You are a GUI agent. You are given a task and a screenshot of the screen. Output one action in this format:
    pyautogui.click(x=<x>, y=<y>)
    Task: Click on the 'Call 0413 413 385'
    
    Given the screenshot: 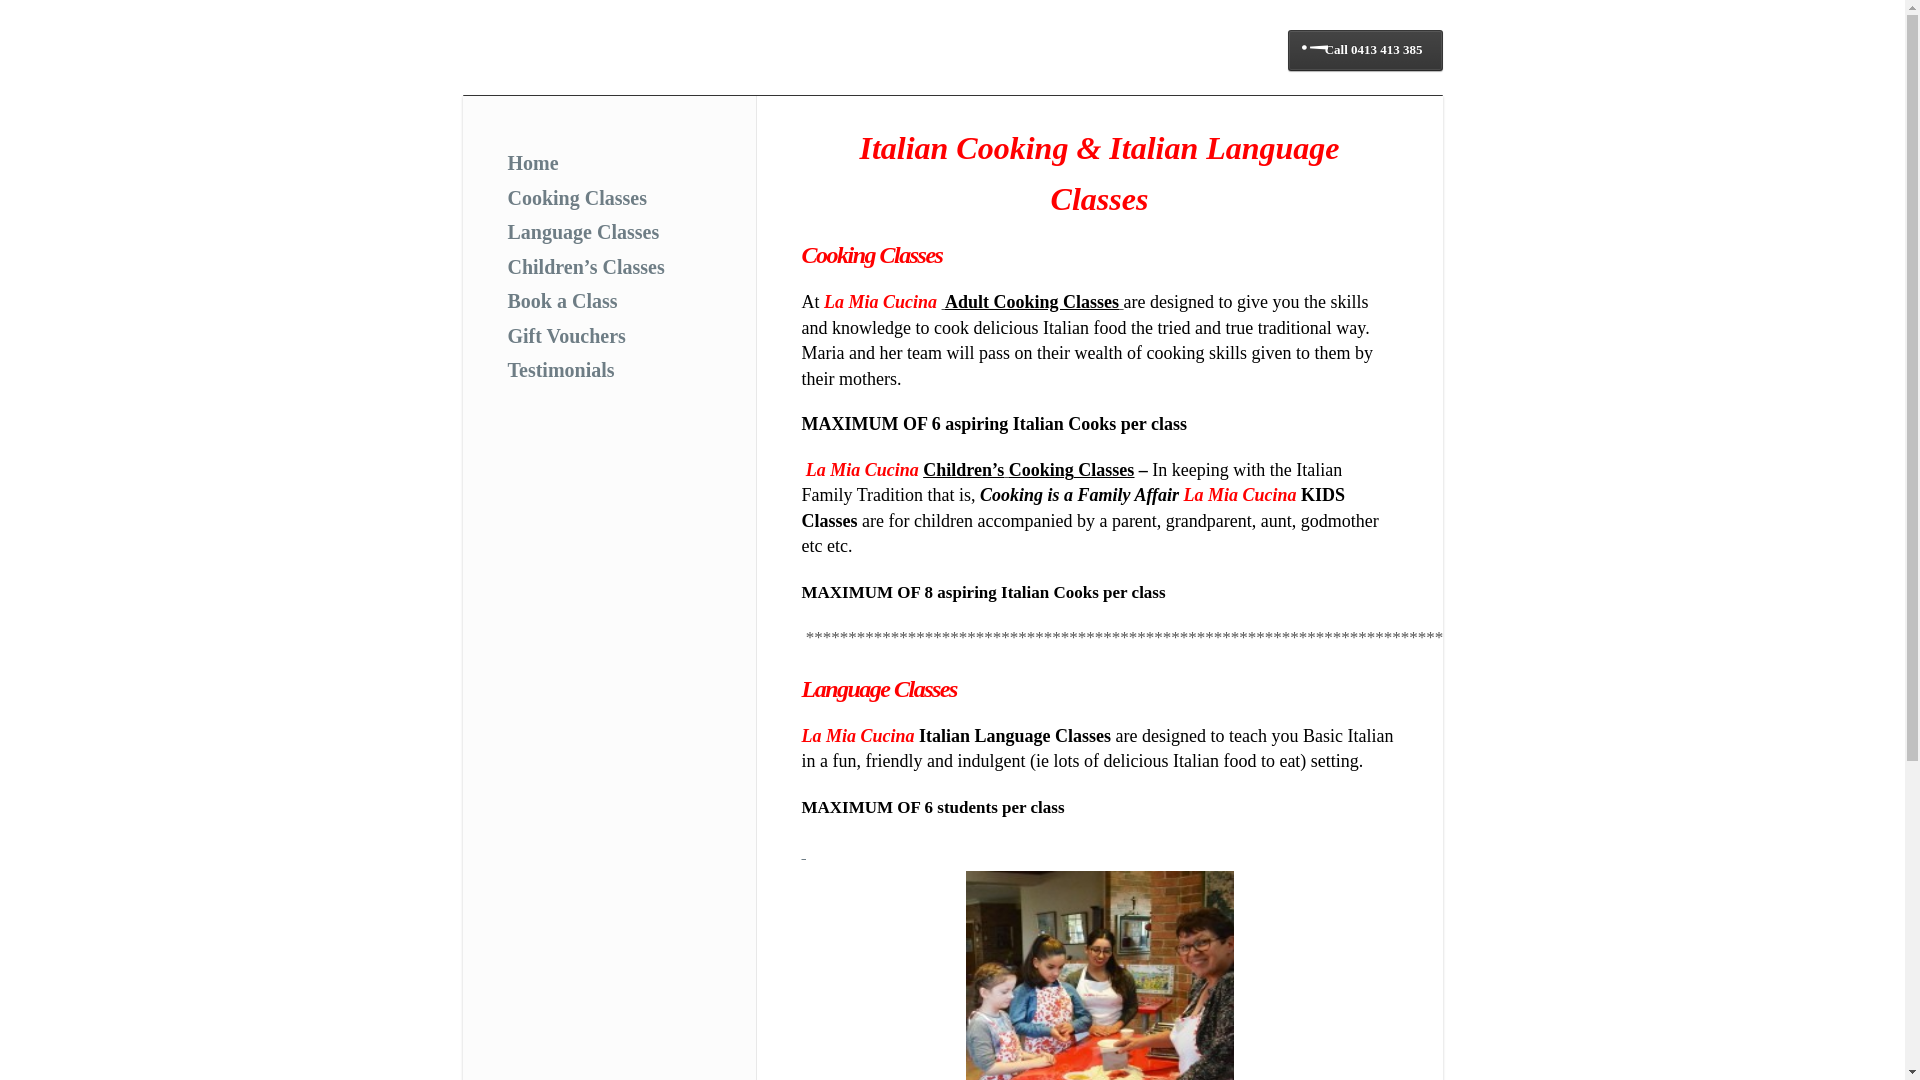 What is the action you would take?
    pyautogui.click(x=1364, y=49)
    